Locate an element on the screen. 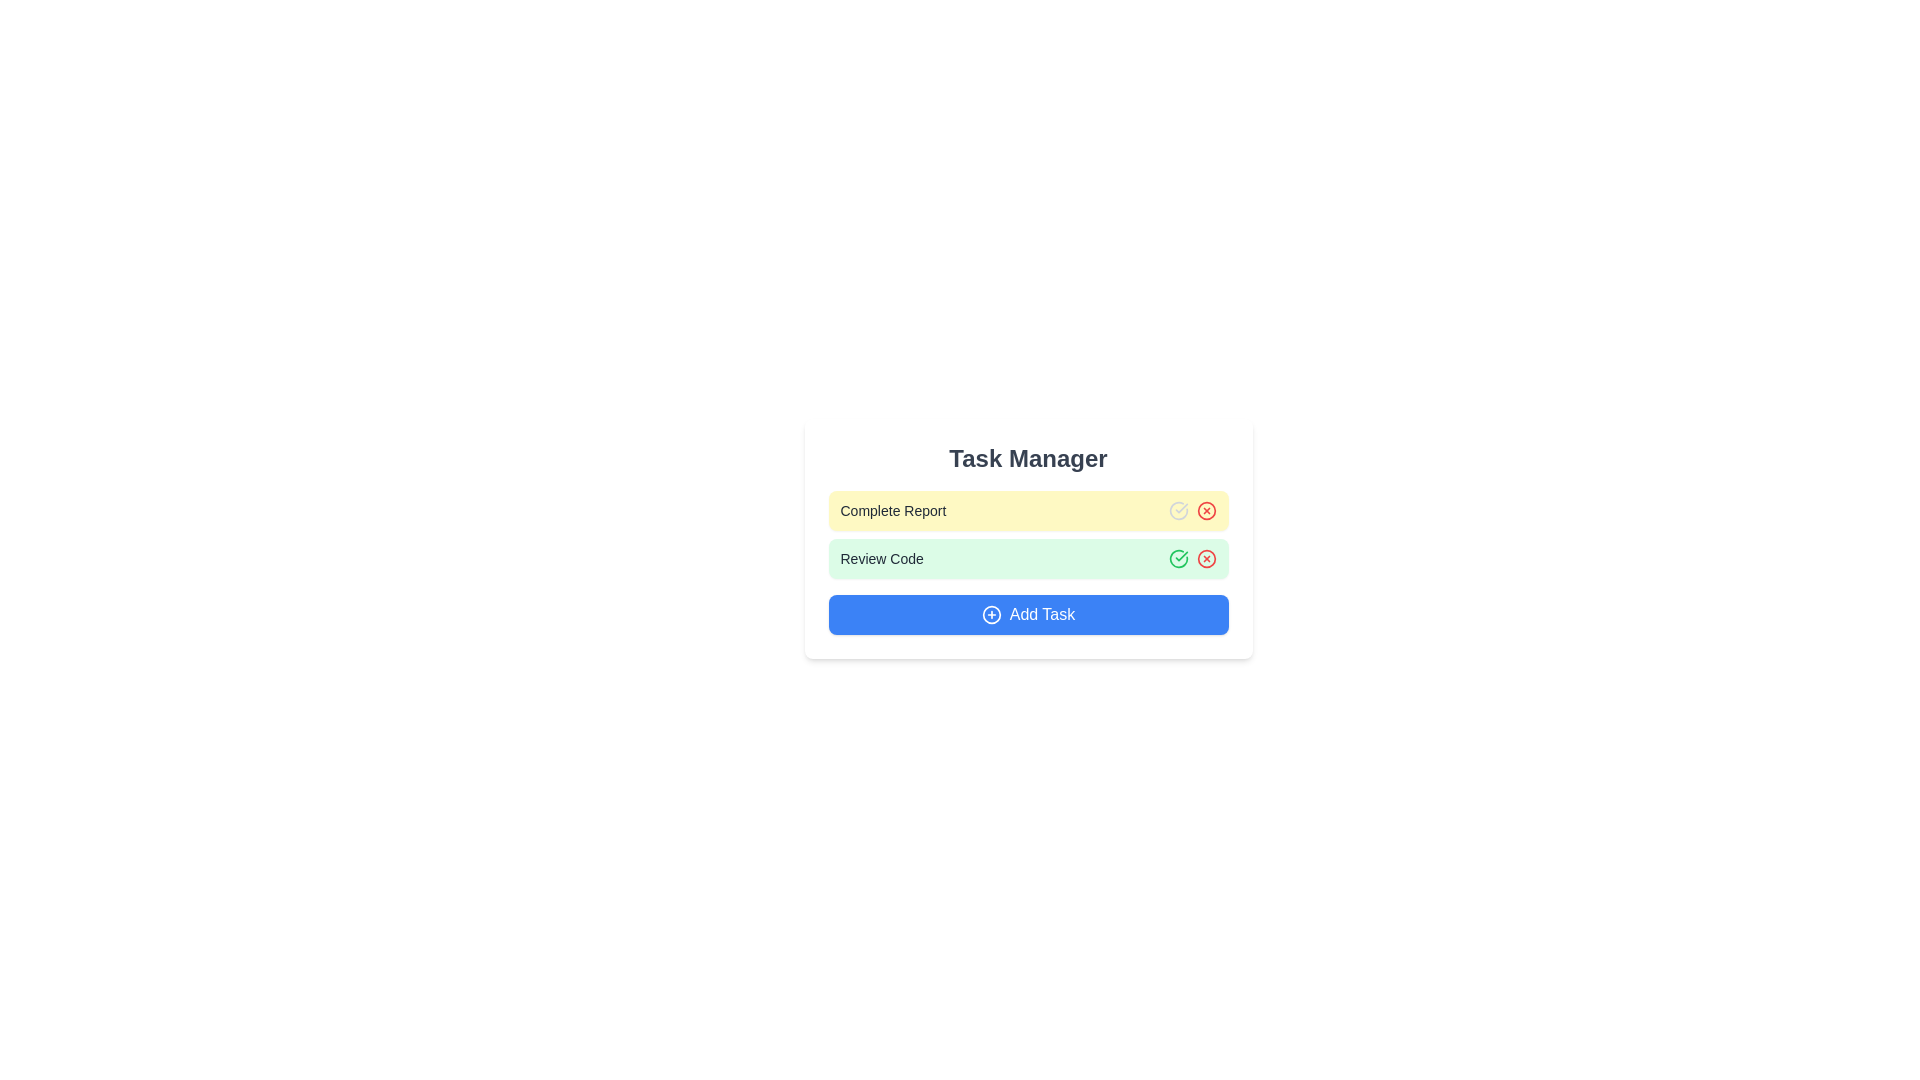 The width and height of the screenshot is (1920, 1080). the 'Add Task' button to add a new task is located at coordinates (1028, 613).